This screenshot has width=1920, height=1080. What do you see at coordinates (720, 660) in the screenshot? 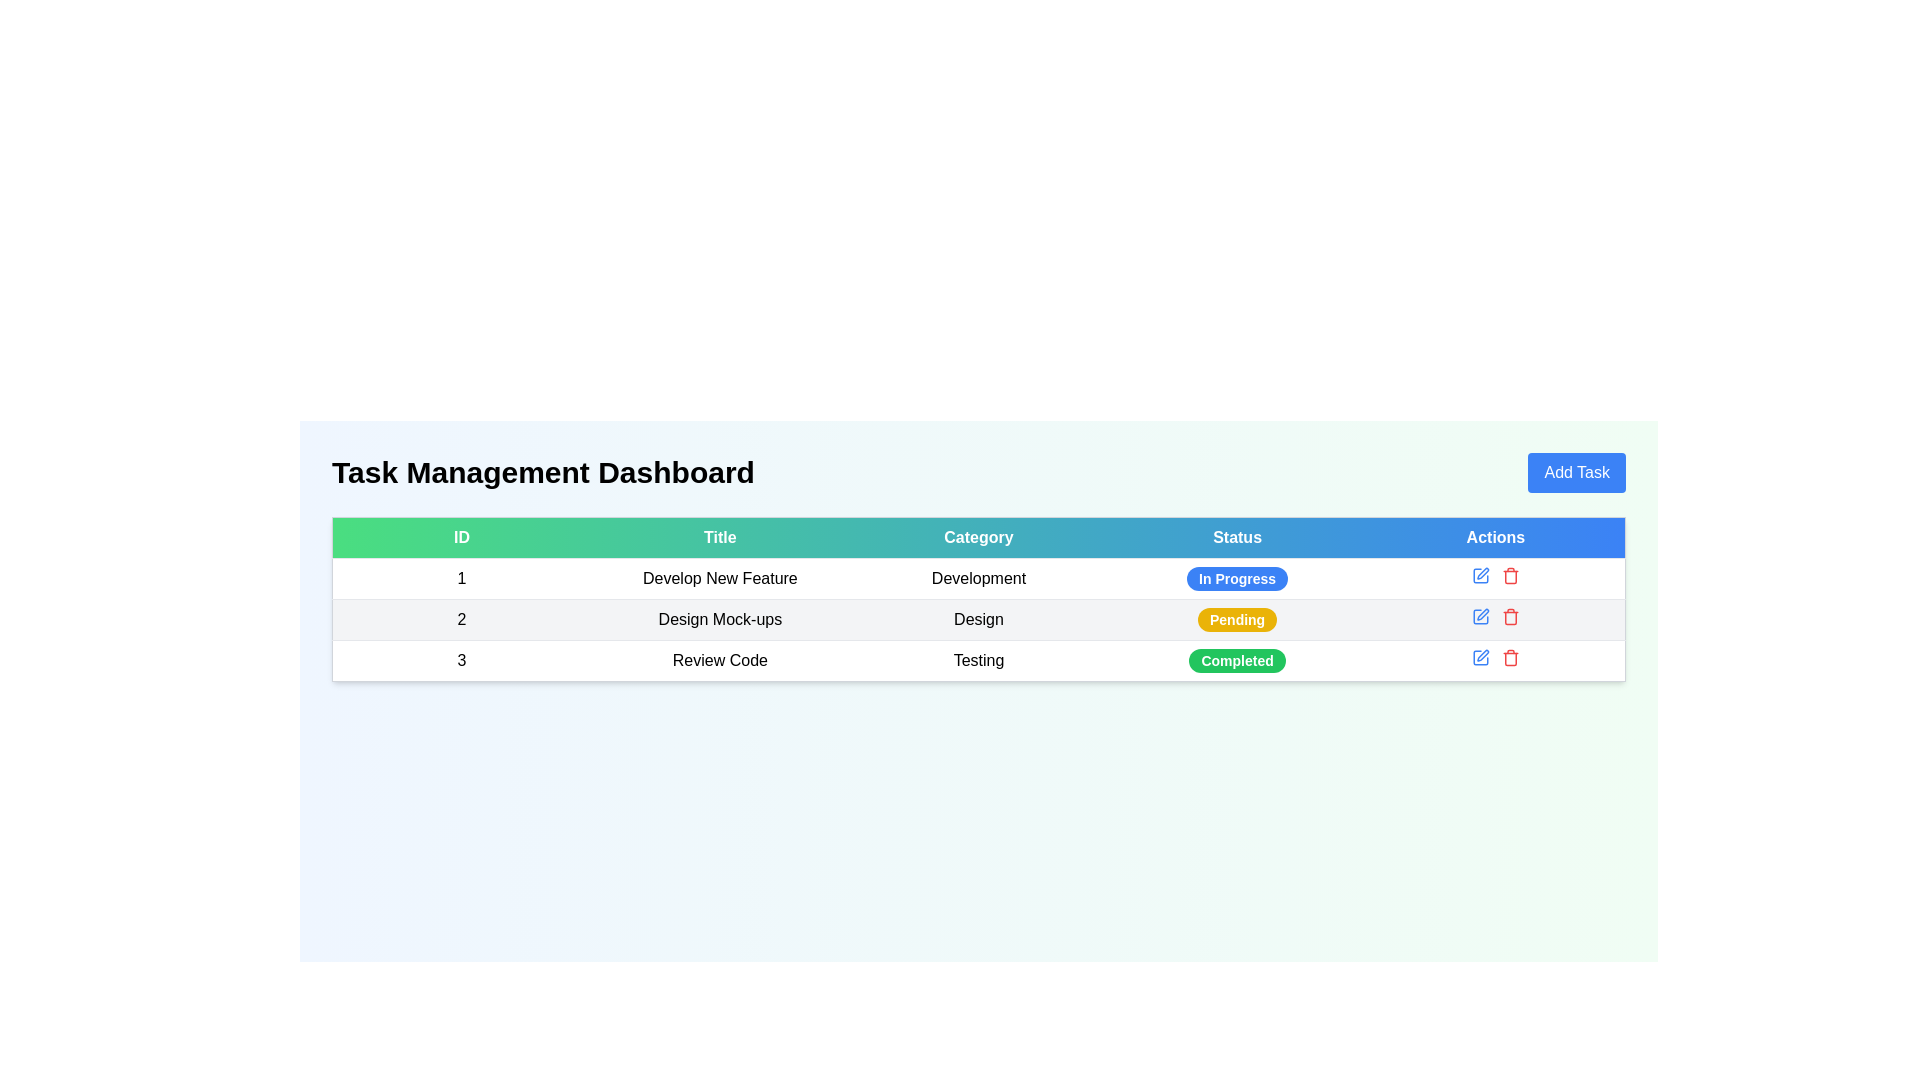
I see `the table cell displaying 'Review Code'` at bounding box center [720, 660].